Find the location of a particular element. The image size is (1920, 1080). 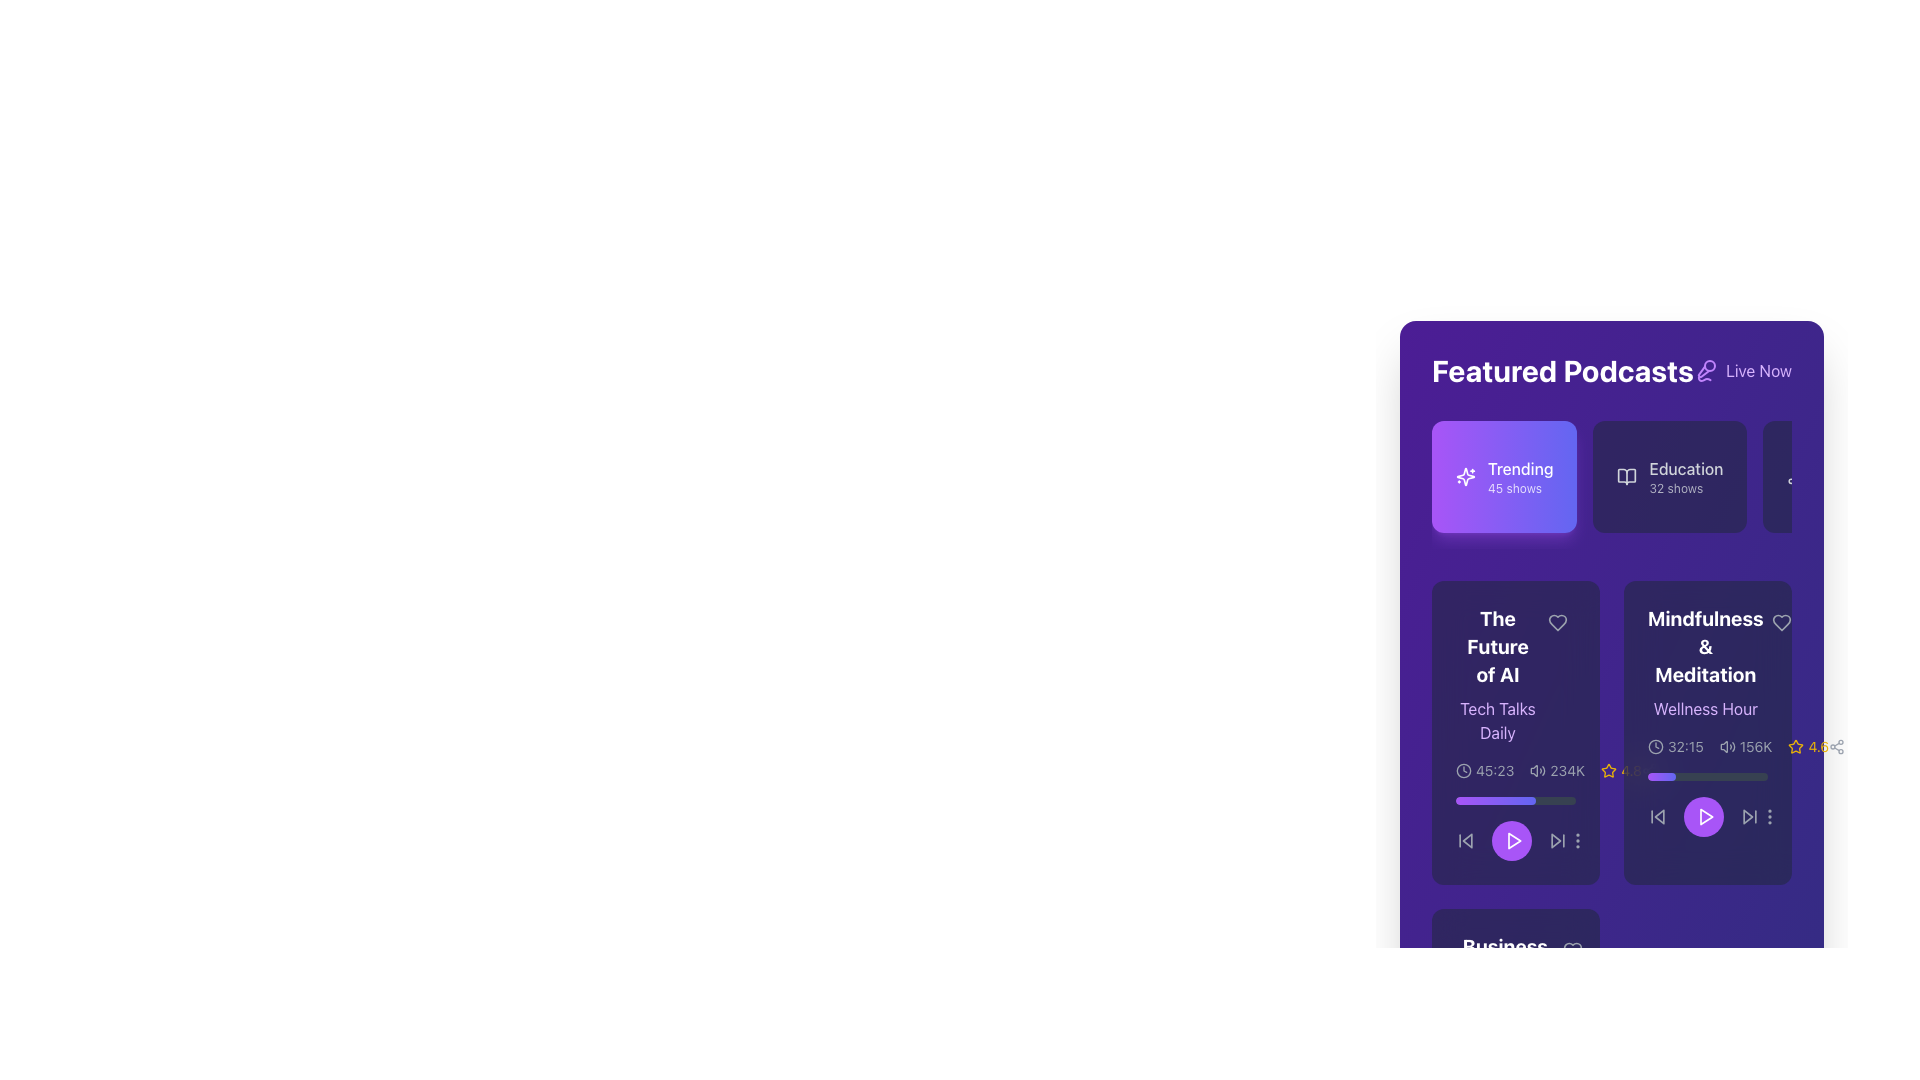

the live broadcasting icon located at the top right corner, adjacent to the 'Live Now' label is located at coordinates (1705, 370).